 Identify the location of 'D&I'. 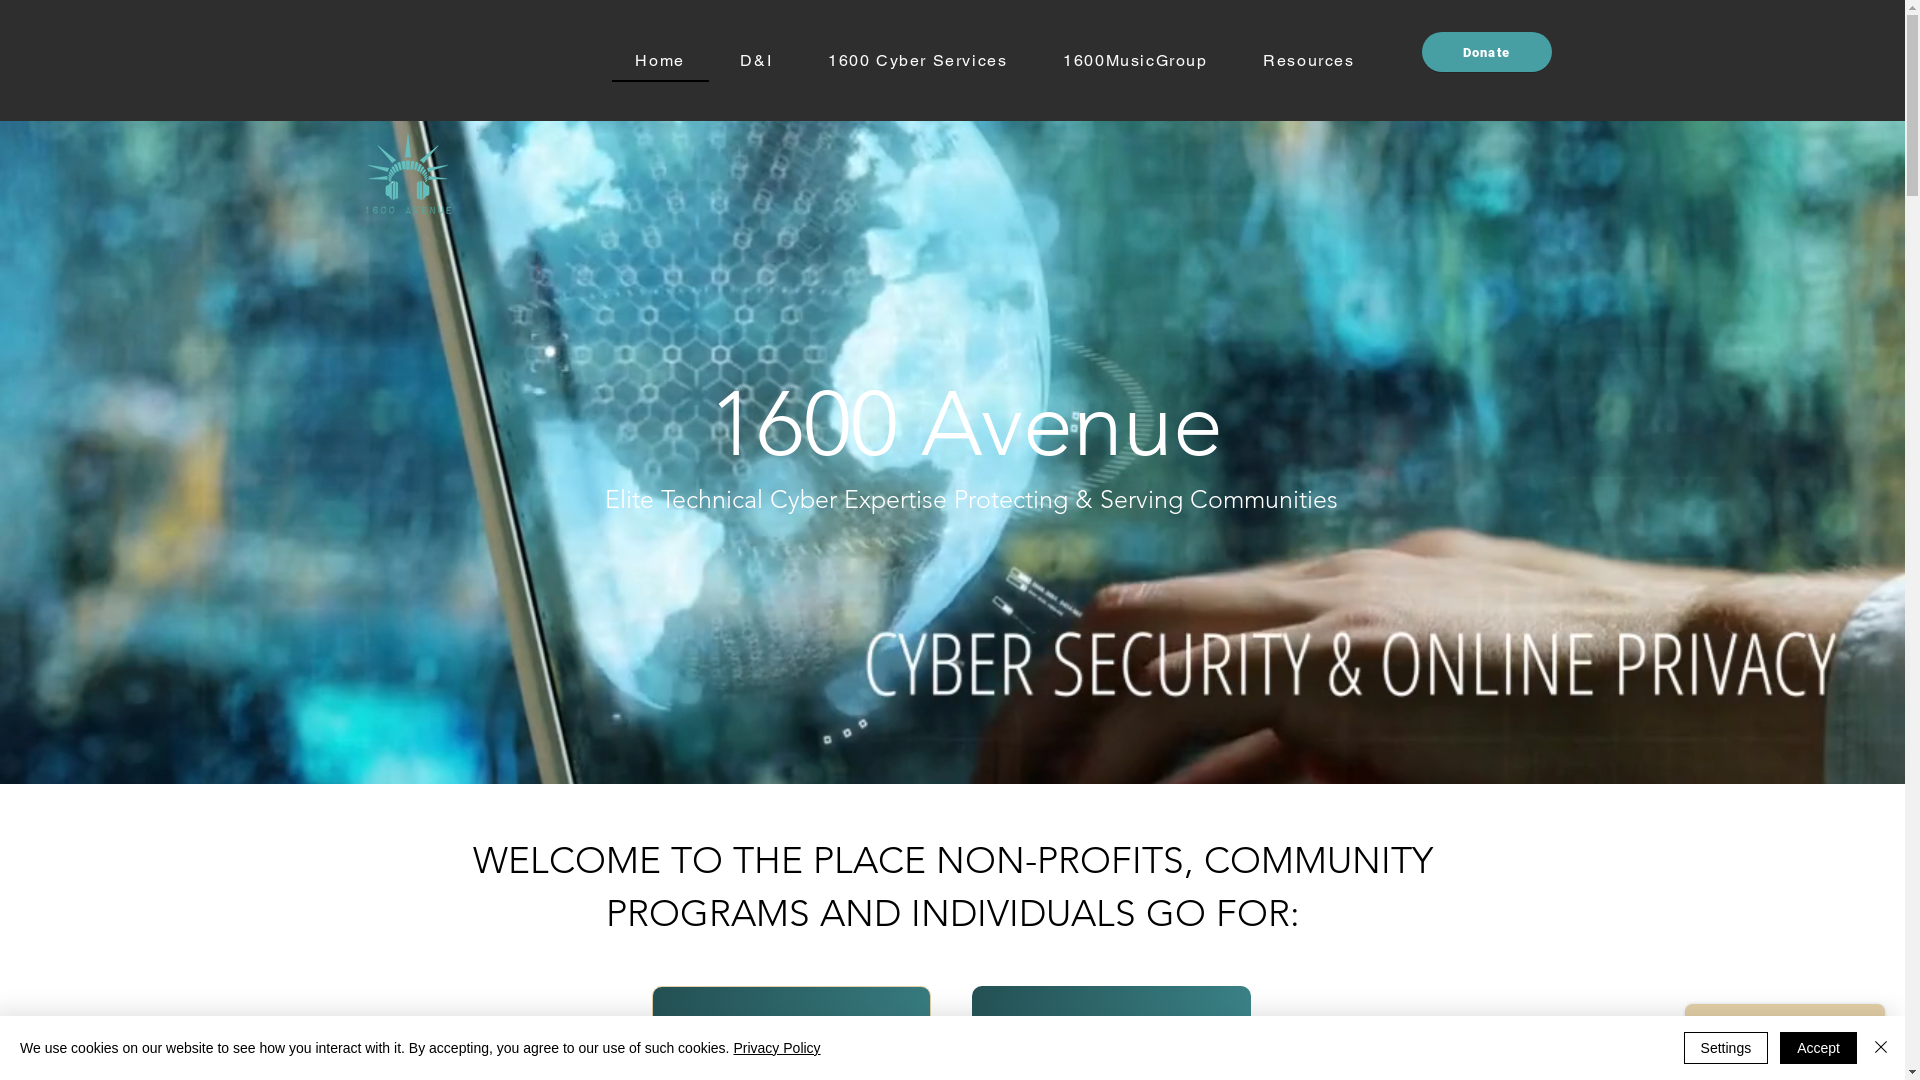
(756, 60).